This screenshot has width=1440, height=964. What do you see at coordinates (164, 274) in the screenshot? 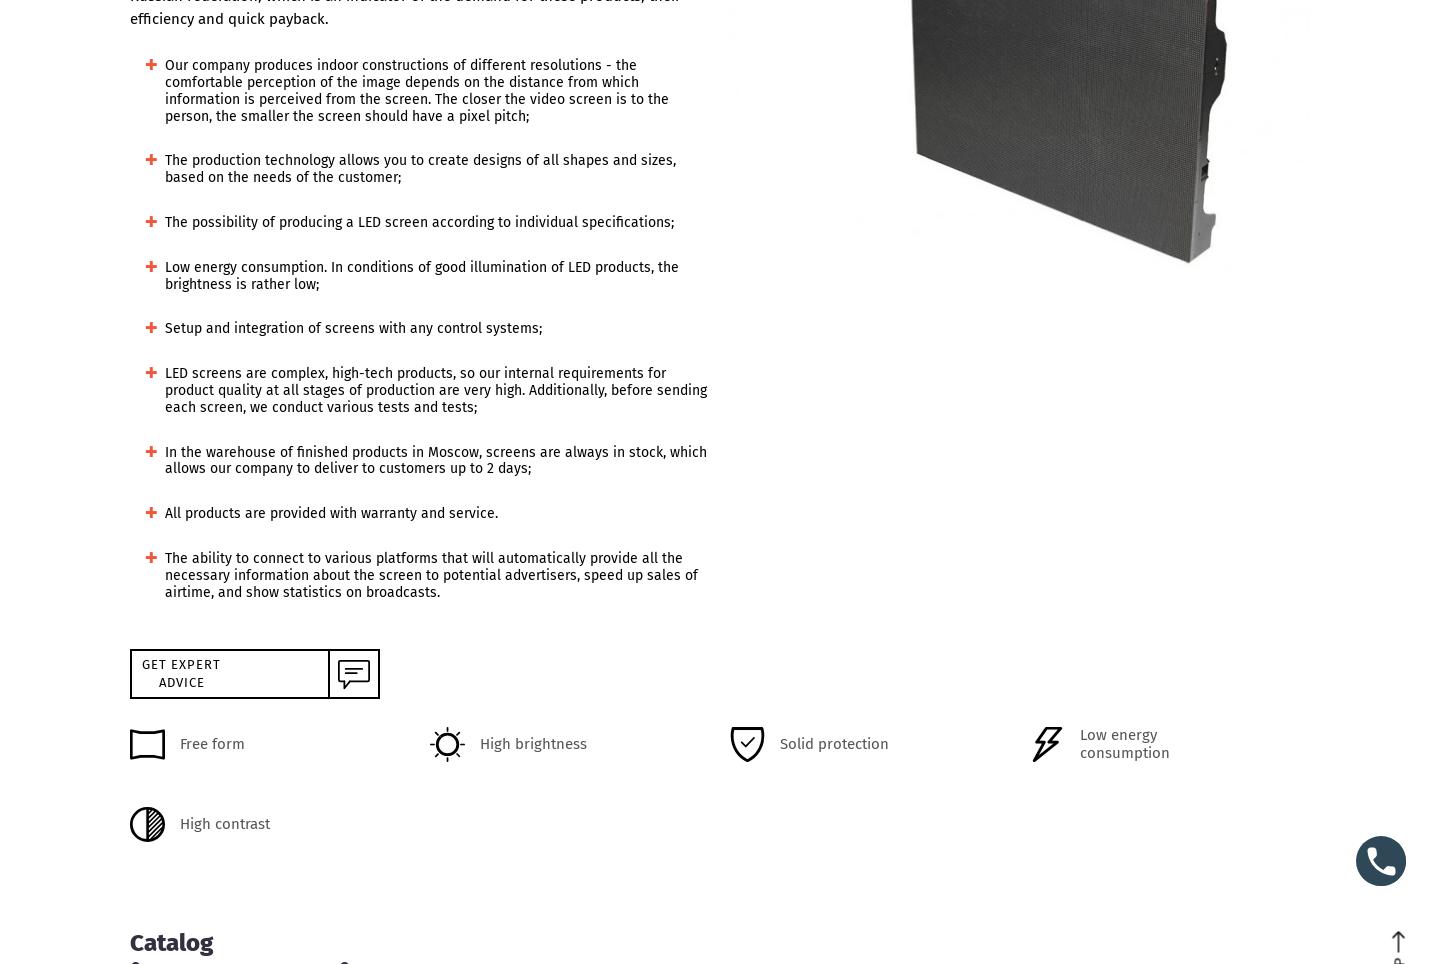
I see `'Low energy consumption. In conditions of good illumination of LED products, the brightness is rather low;'` at bounding box center [164, 274].